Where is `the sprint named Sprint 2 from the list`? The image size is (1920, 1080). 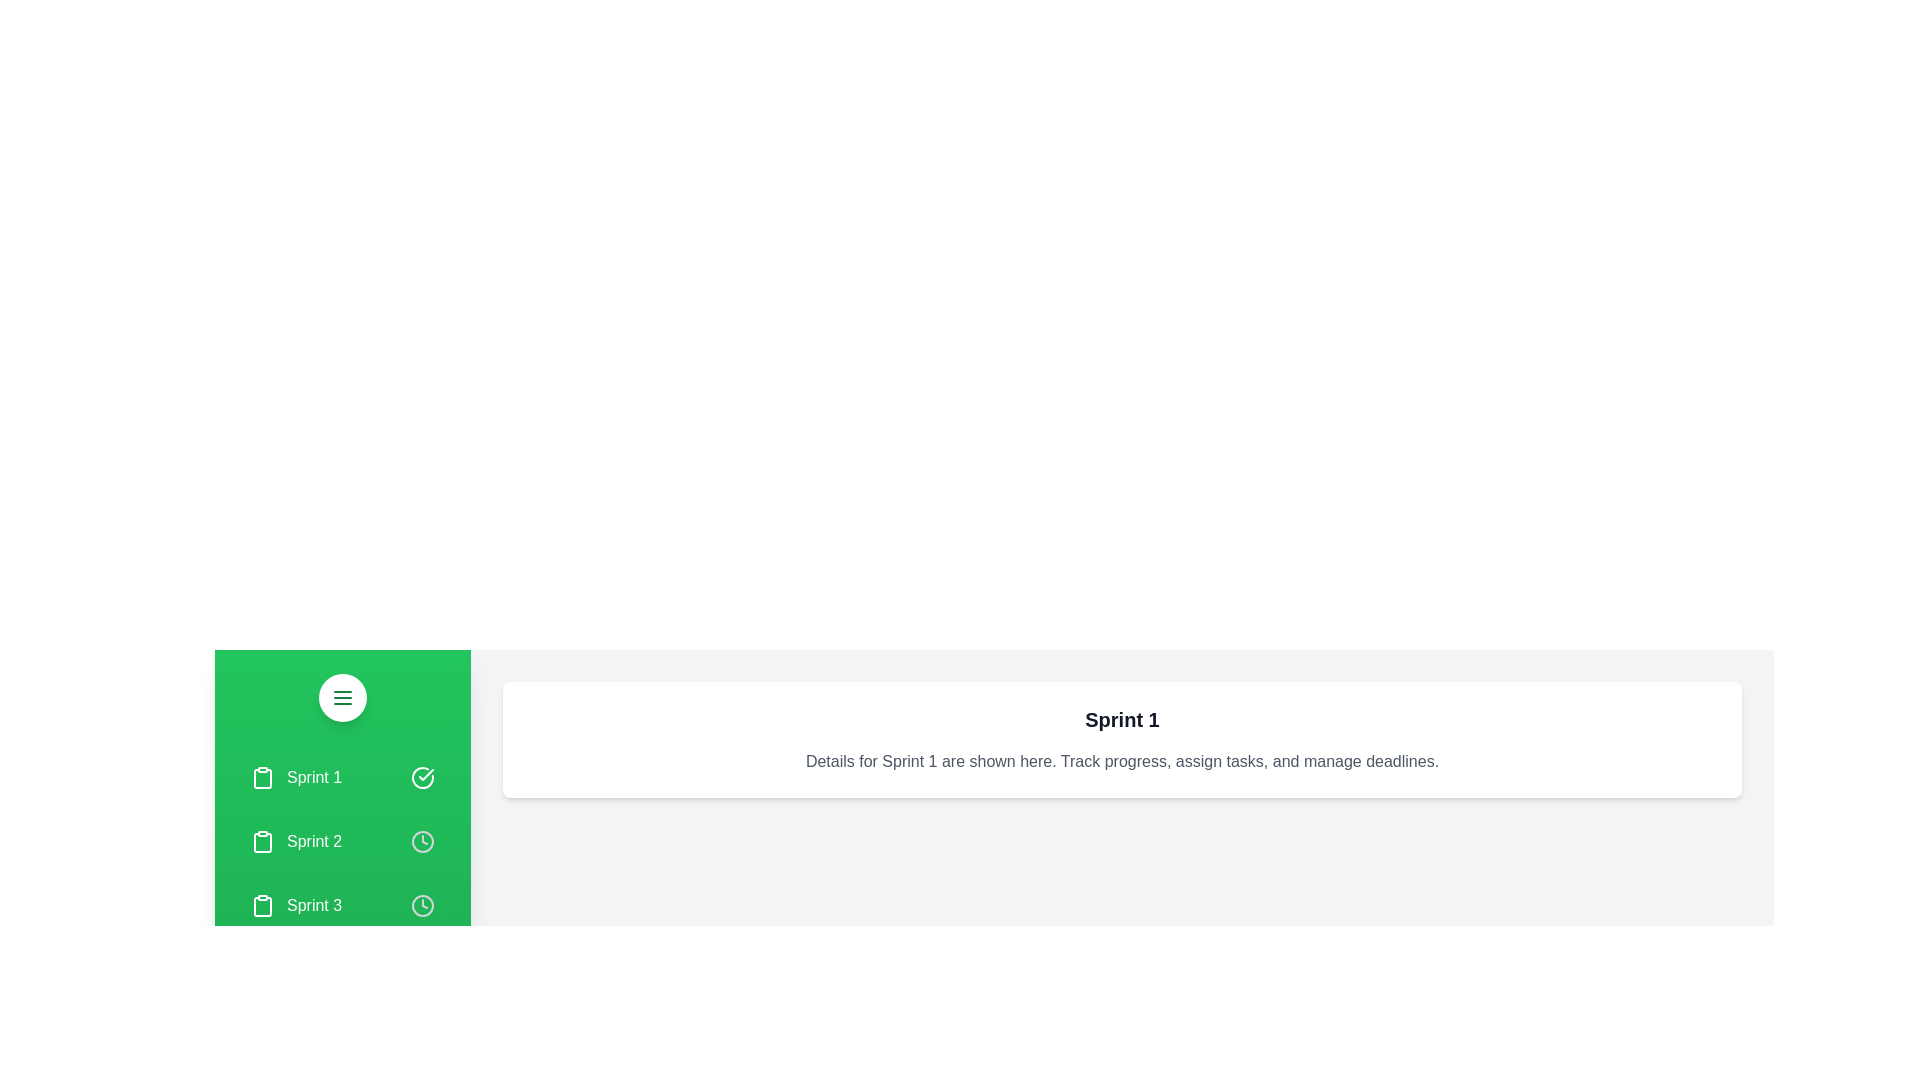 the sprint named Sprint 2 from the list is located at coordinates (342, 841).